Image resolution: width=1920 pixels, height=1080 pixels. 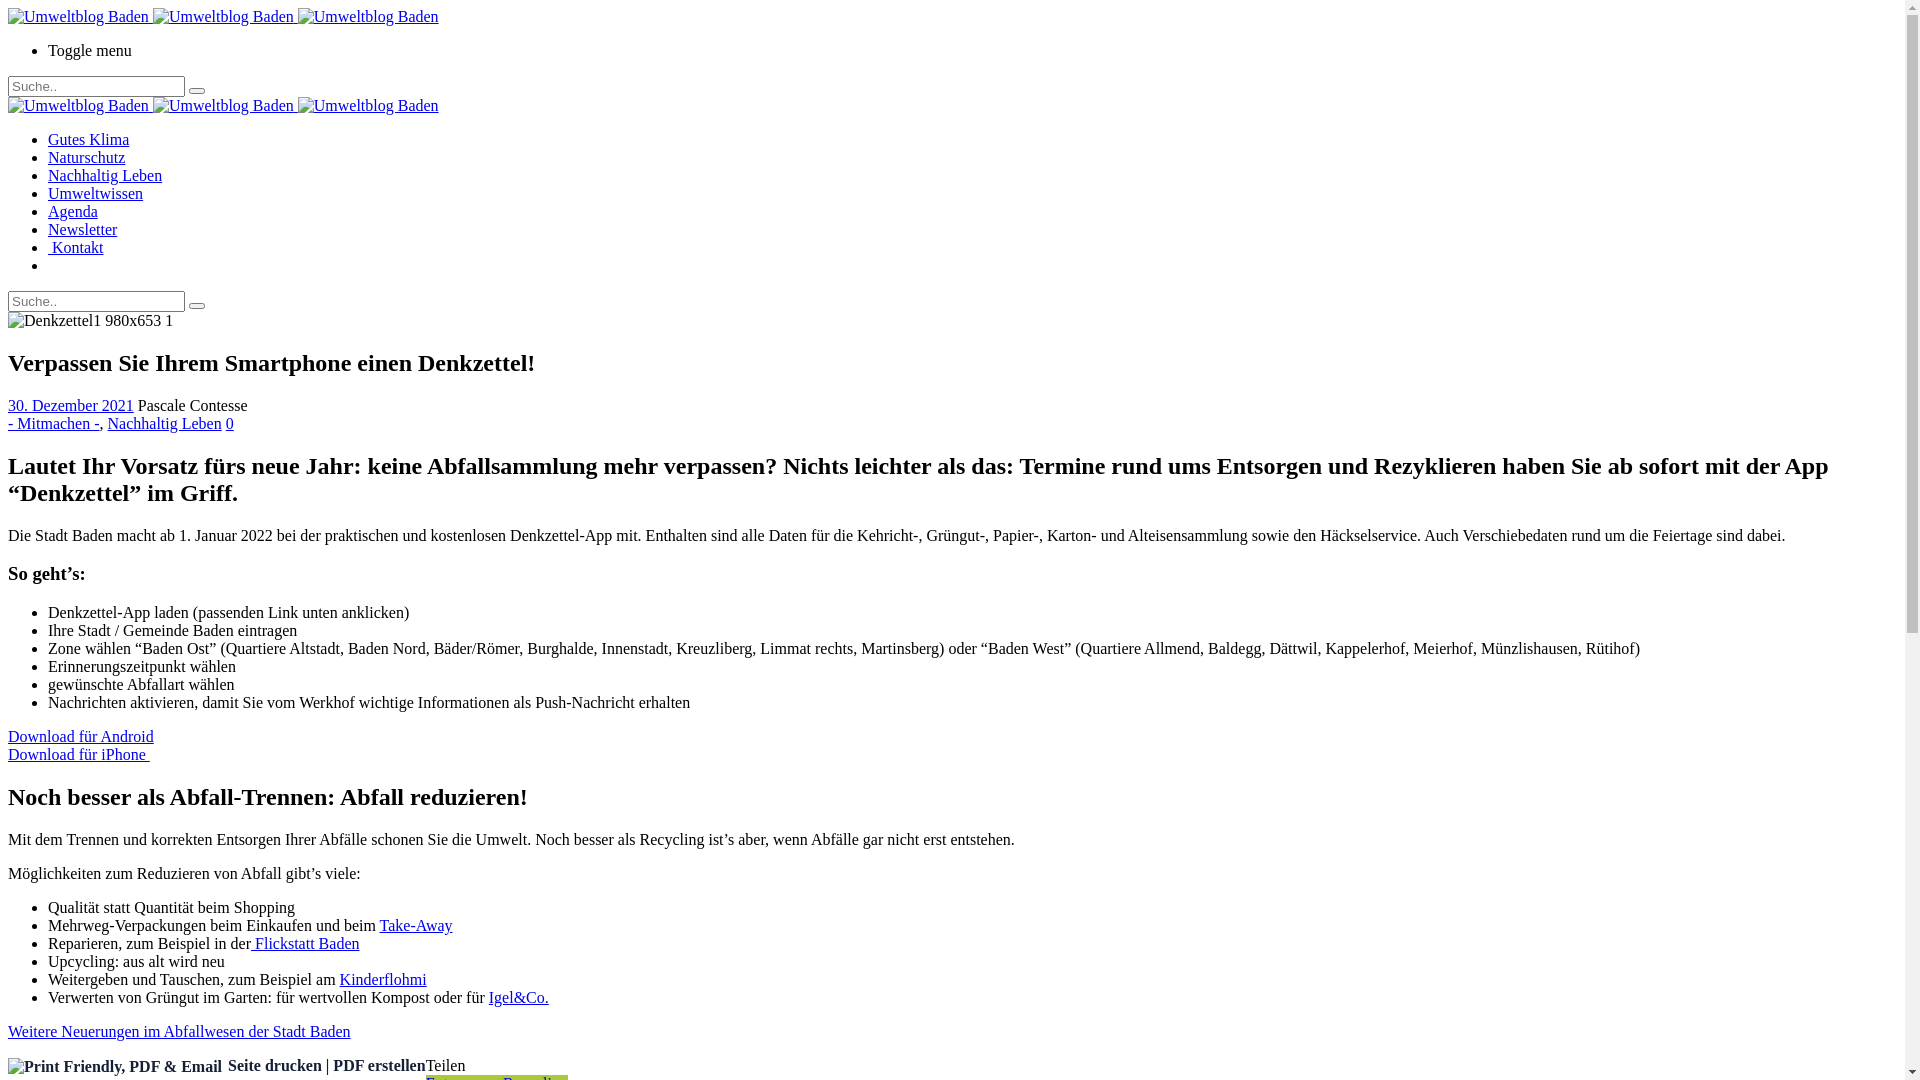 What do you see at coordinates (87, 138) in the screenshot?
I see `'Gutes Klima'` at bounding box center [87, 138].